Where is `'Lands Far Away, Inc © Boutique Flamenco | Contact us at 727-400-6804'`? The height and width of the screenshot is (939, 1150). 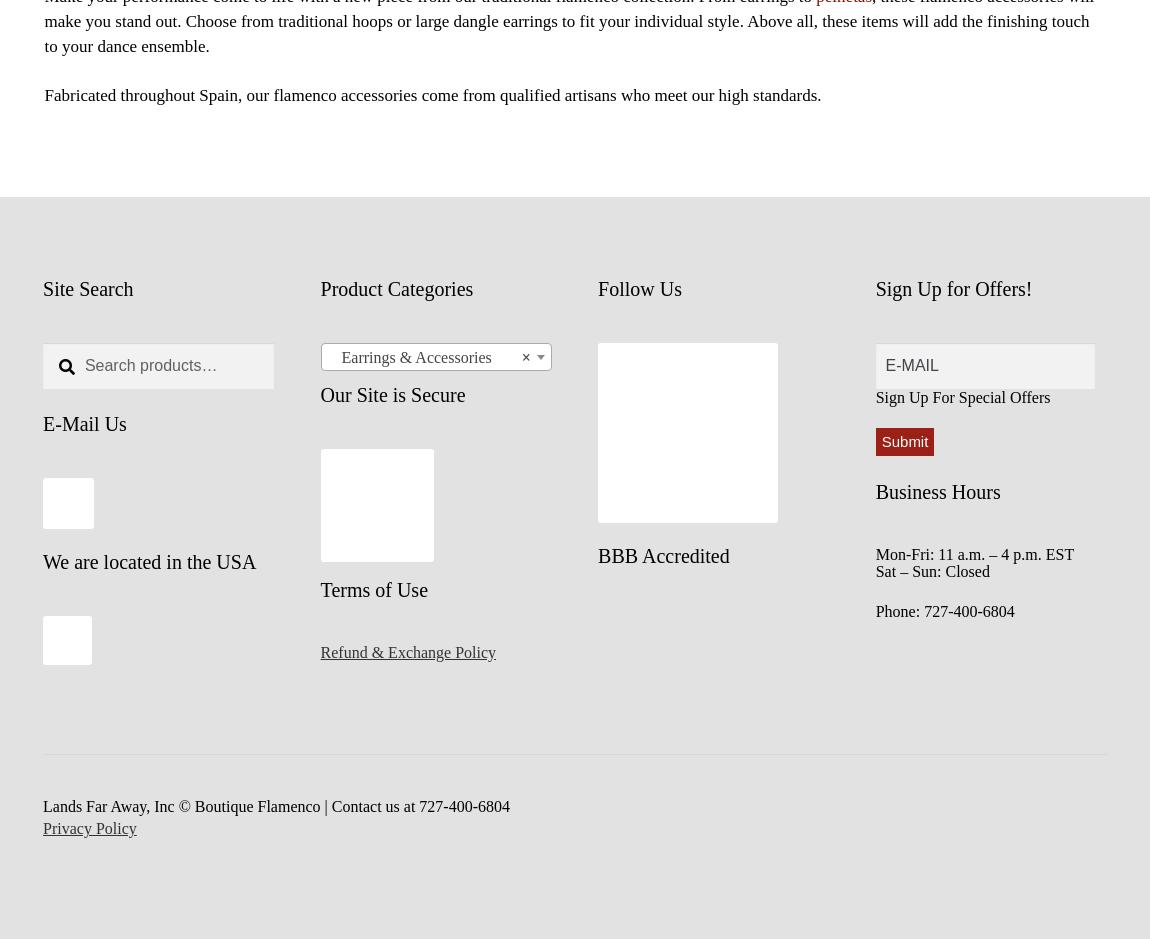
'Lands Far Away, Inc © Boutique Flamenco | Contact us at 727-400-6804' is located at coordinates (275, 806).